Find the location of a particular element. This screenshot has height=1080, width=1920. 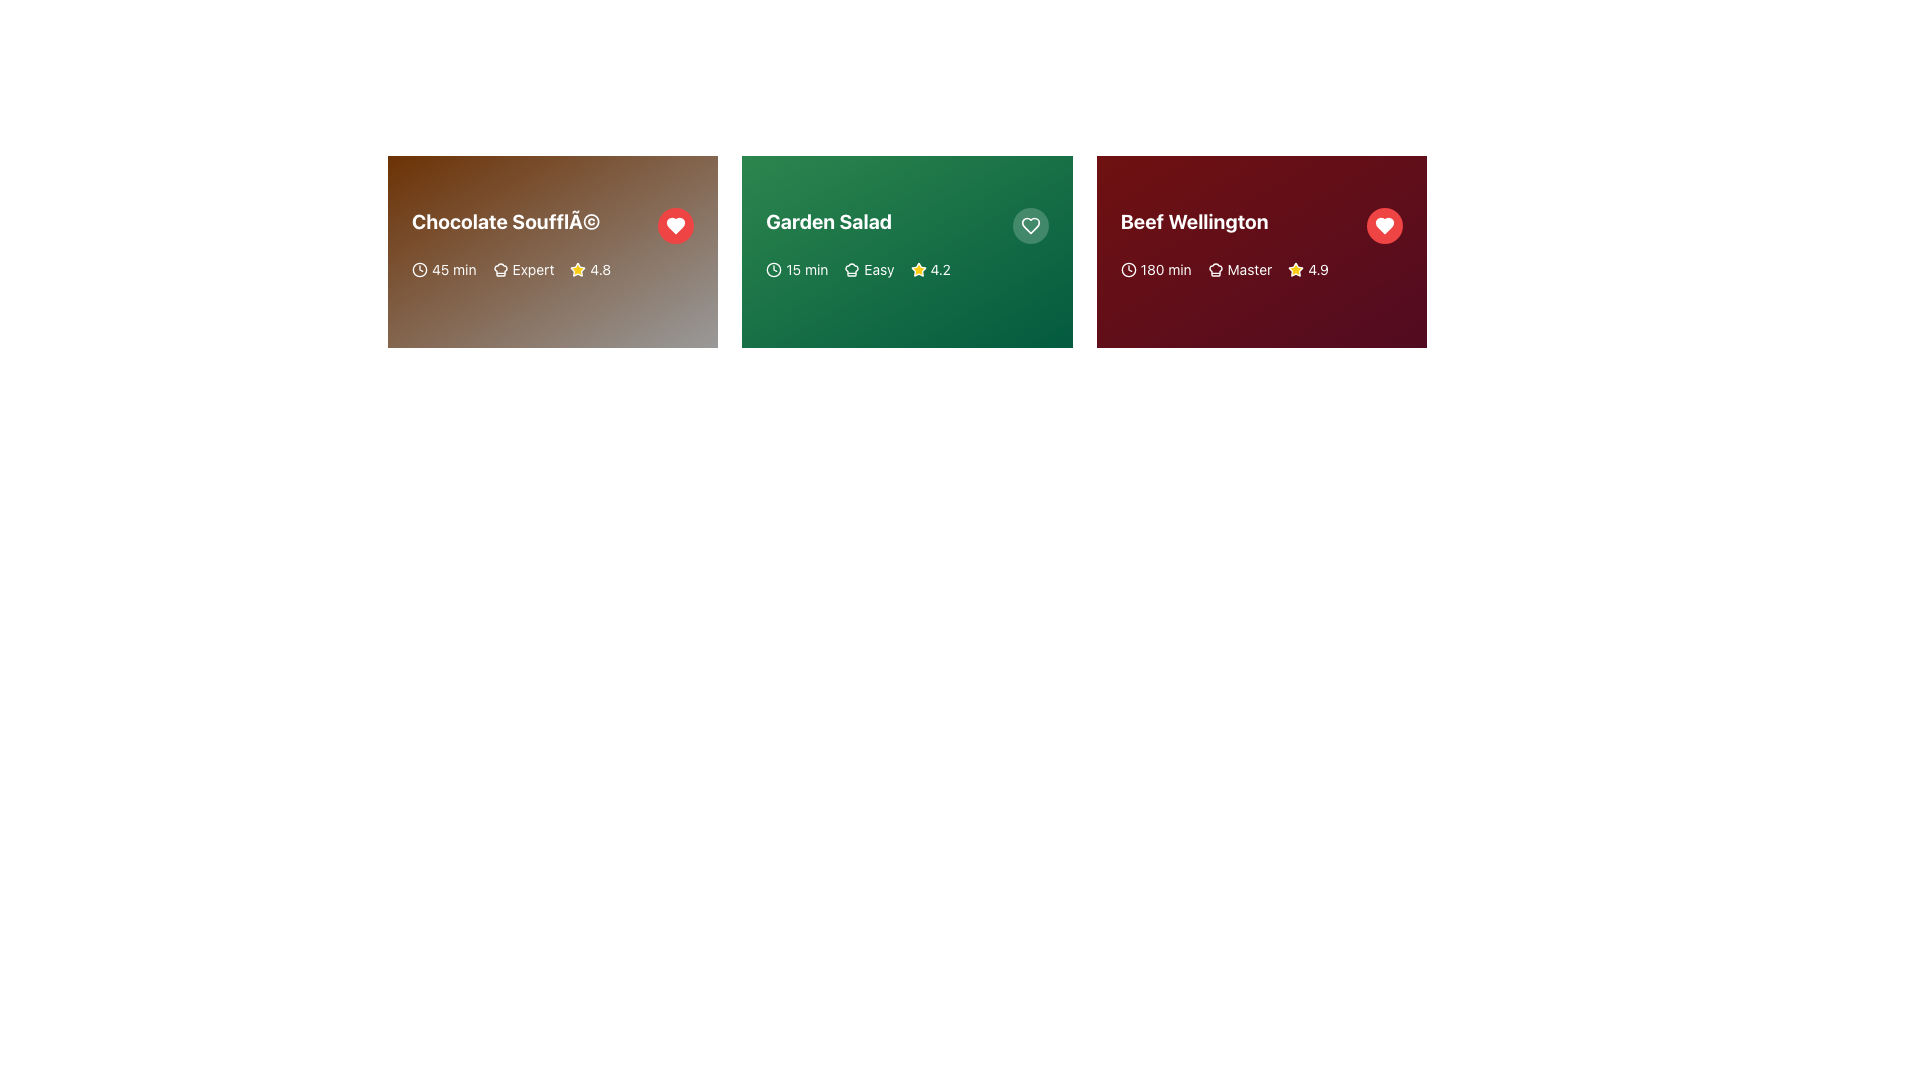

text of the 'Beef Wellington' label located at the top left of its containing card on a red-toned background is located at coordinates (1260, 225).